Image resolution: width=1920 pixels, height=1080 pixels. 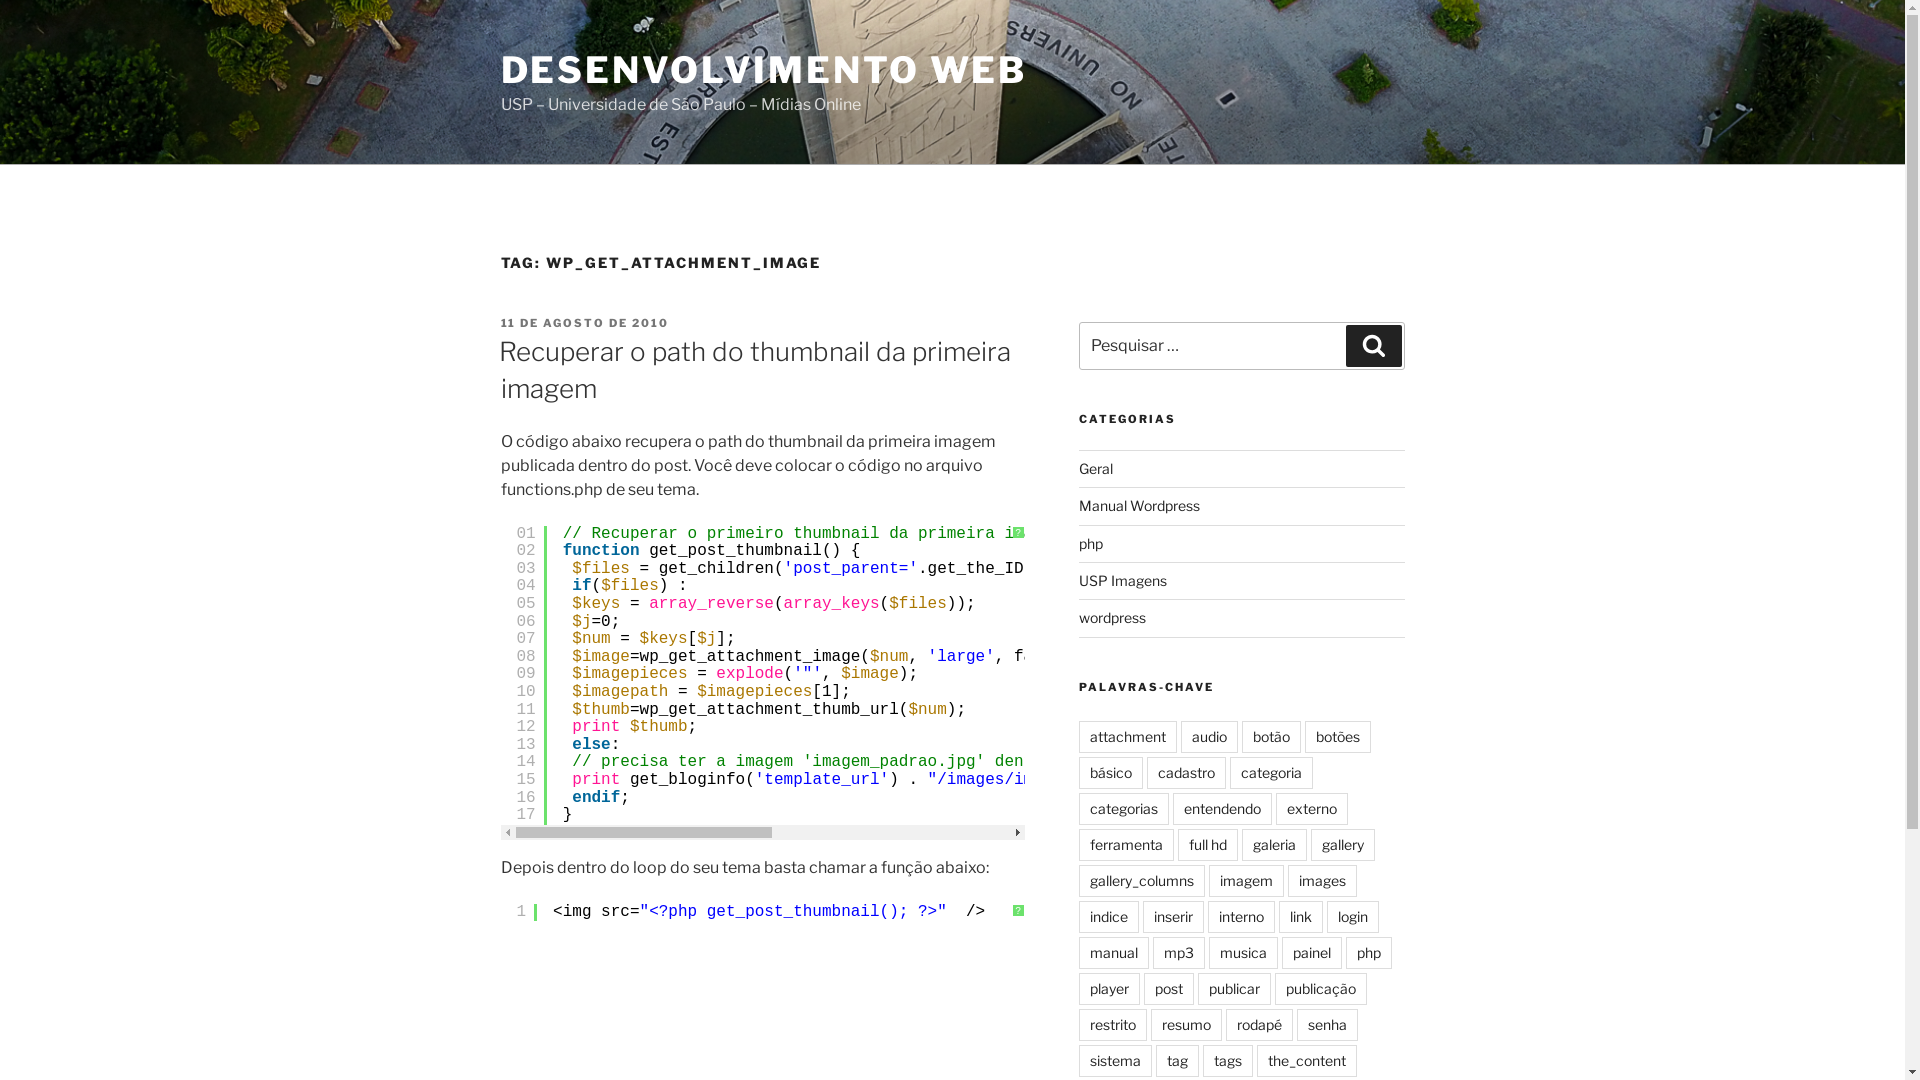 What do you see at coordinates (1114, 1059) in the screenshot?
I see `'sistema'` at bounding box center [1114, 1059].